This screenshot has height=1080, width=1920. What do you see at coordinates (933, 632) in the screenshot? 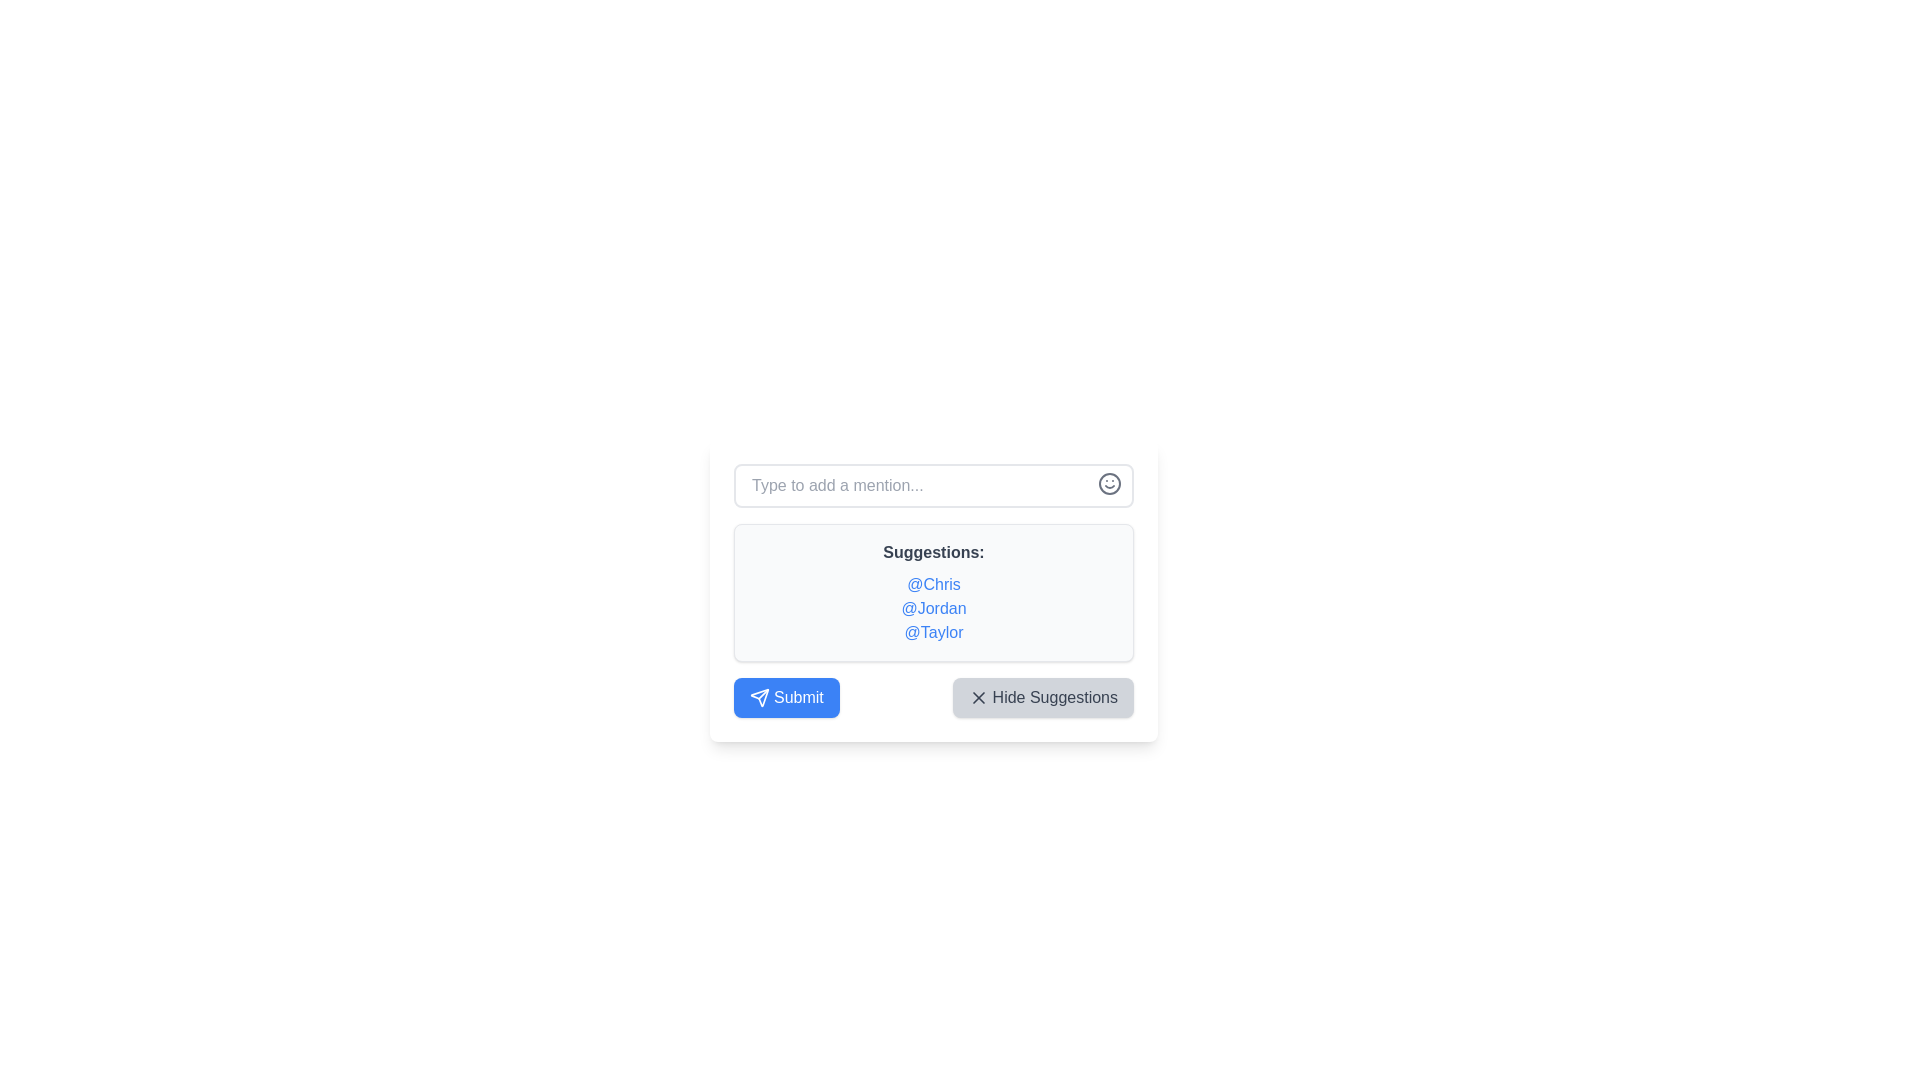
I see `the clickable mention suggestion '@Taylor' using keyboard navigation` at bounding box center [933, 632].